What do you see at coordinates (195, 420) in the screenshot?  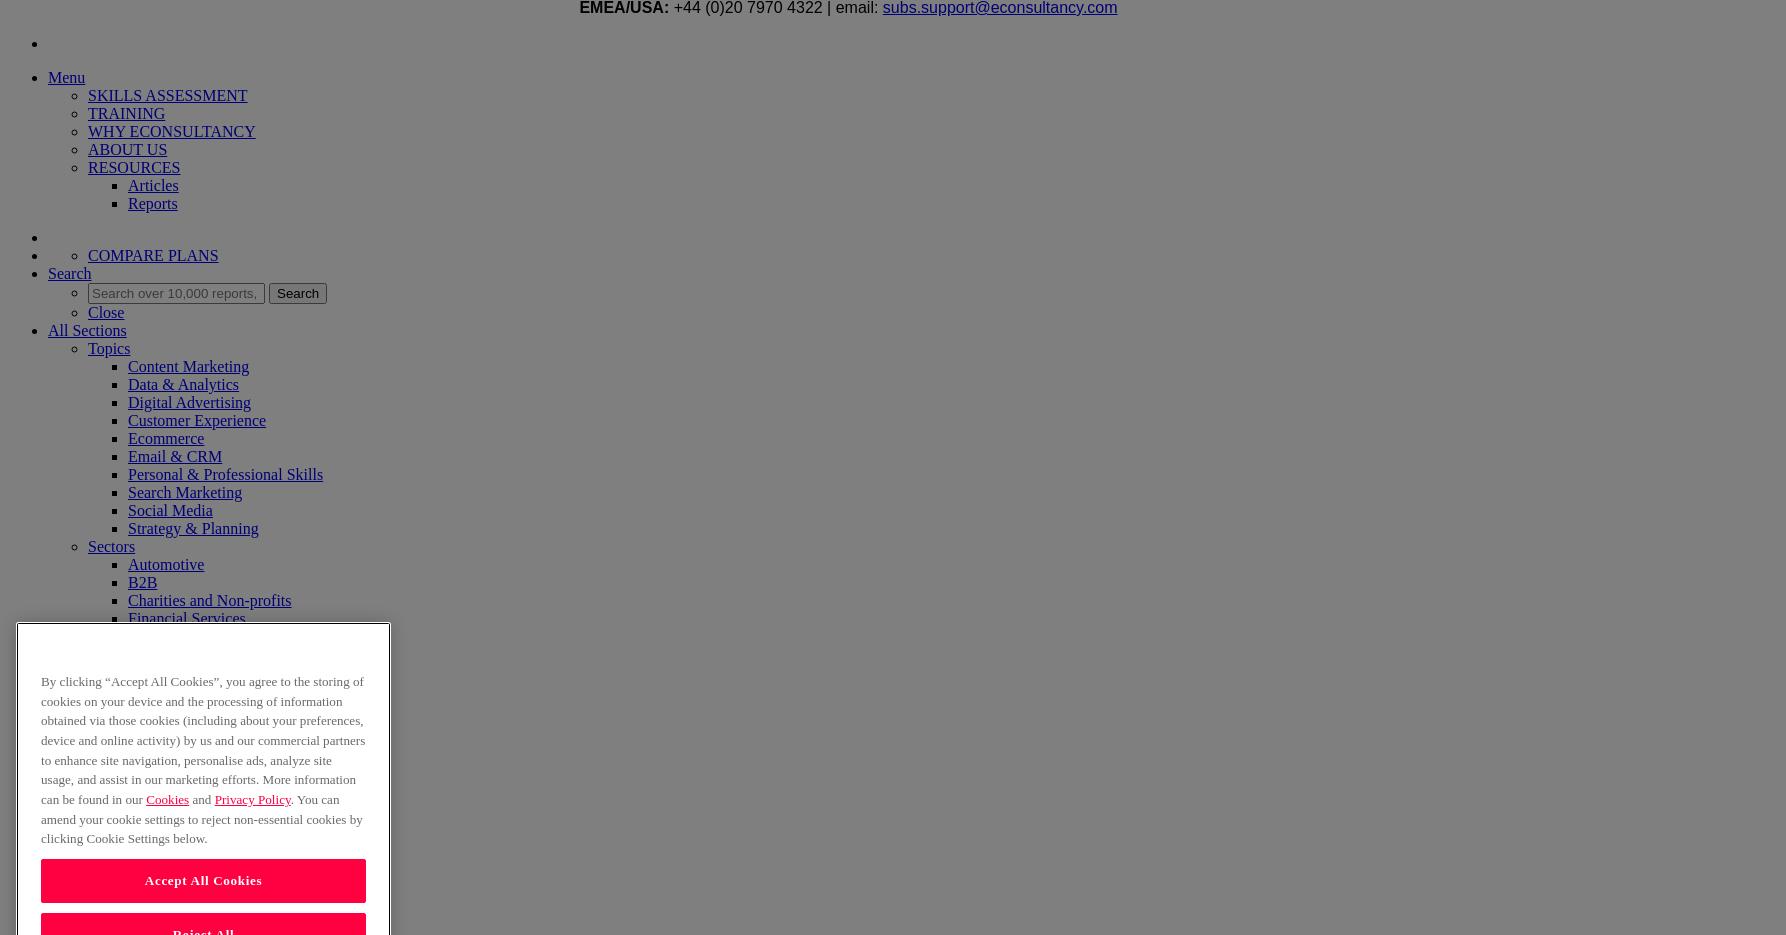 I see `'Customer Experience'` at bounding box center [195, 420].